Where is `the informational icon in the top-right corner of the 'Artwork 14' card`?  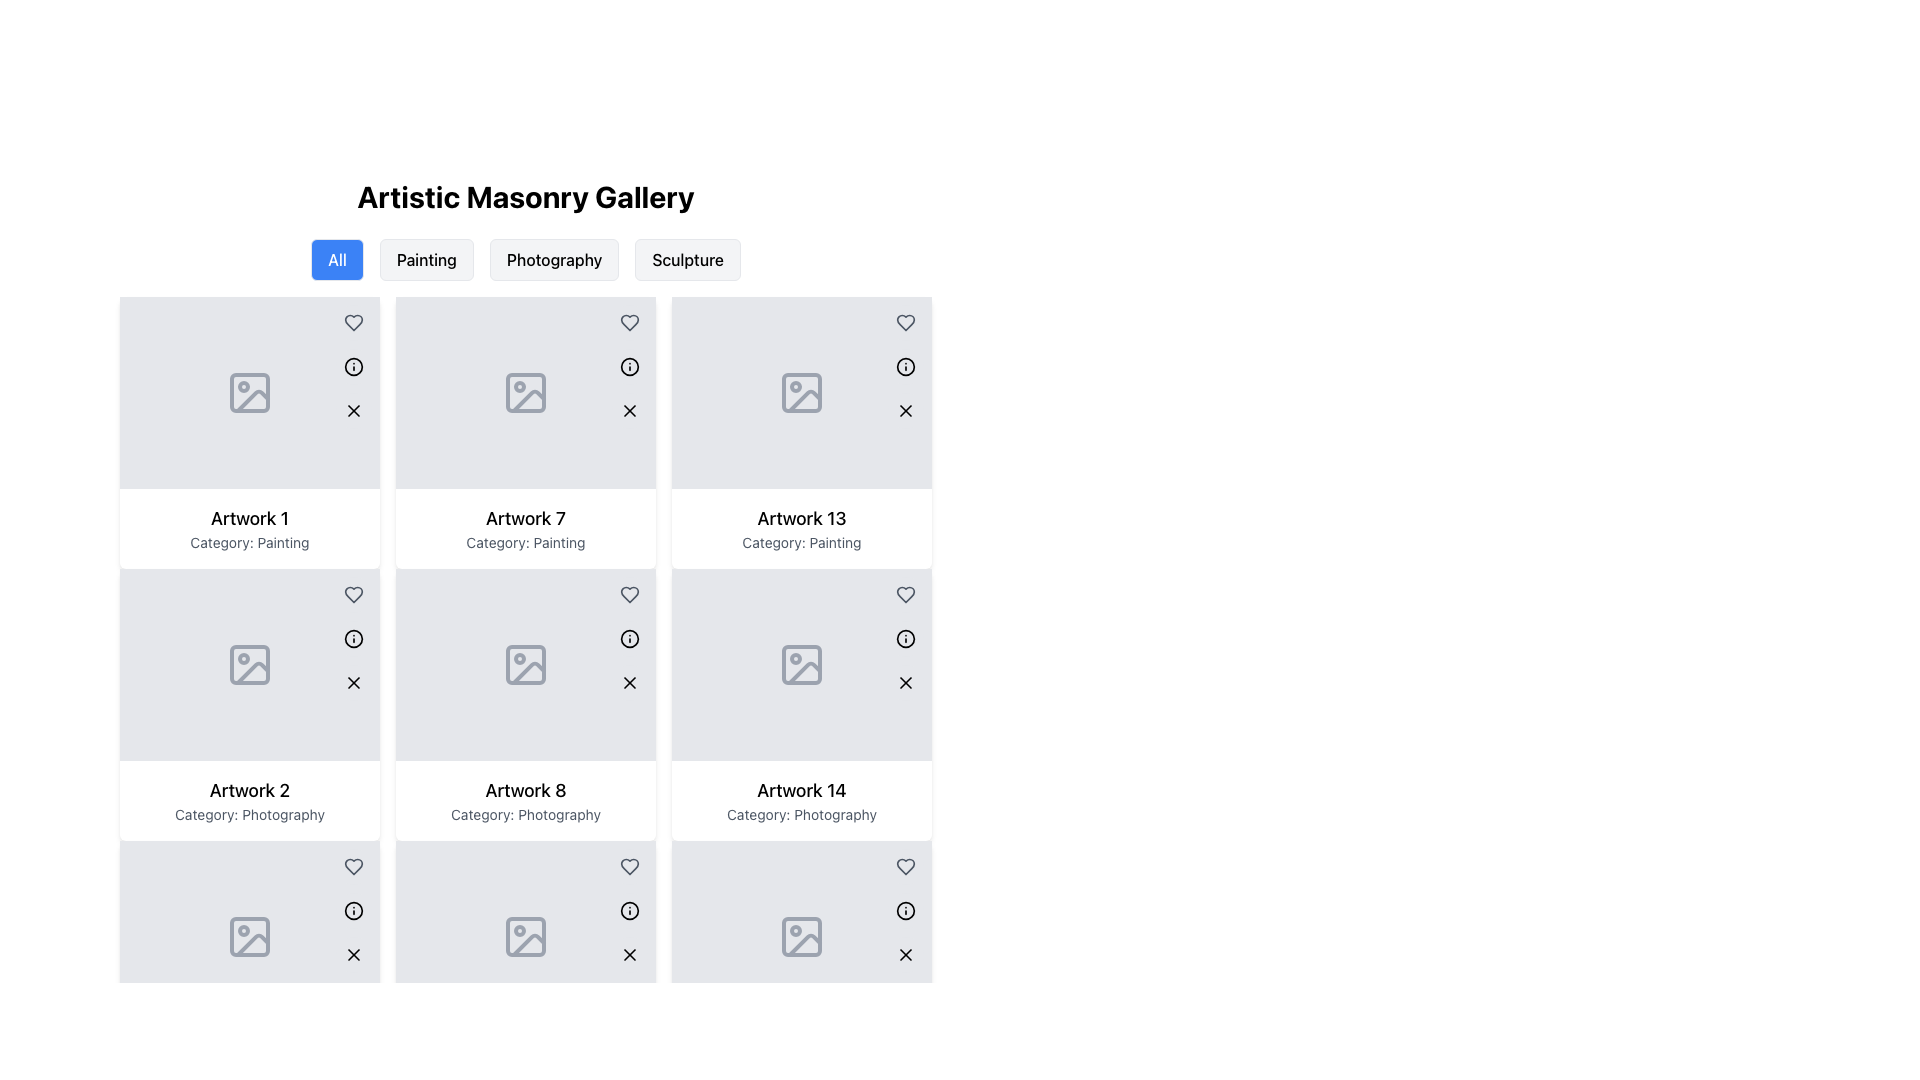 the informational icon in the top-right corner of the 'Artwork 14' card is located at coordinates (905, 910).